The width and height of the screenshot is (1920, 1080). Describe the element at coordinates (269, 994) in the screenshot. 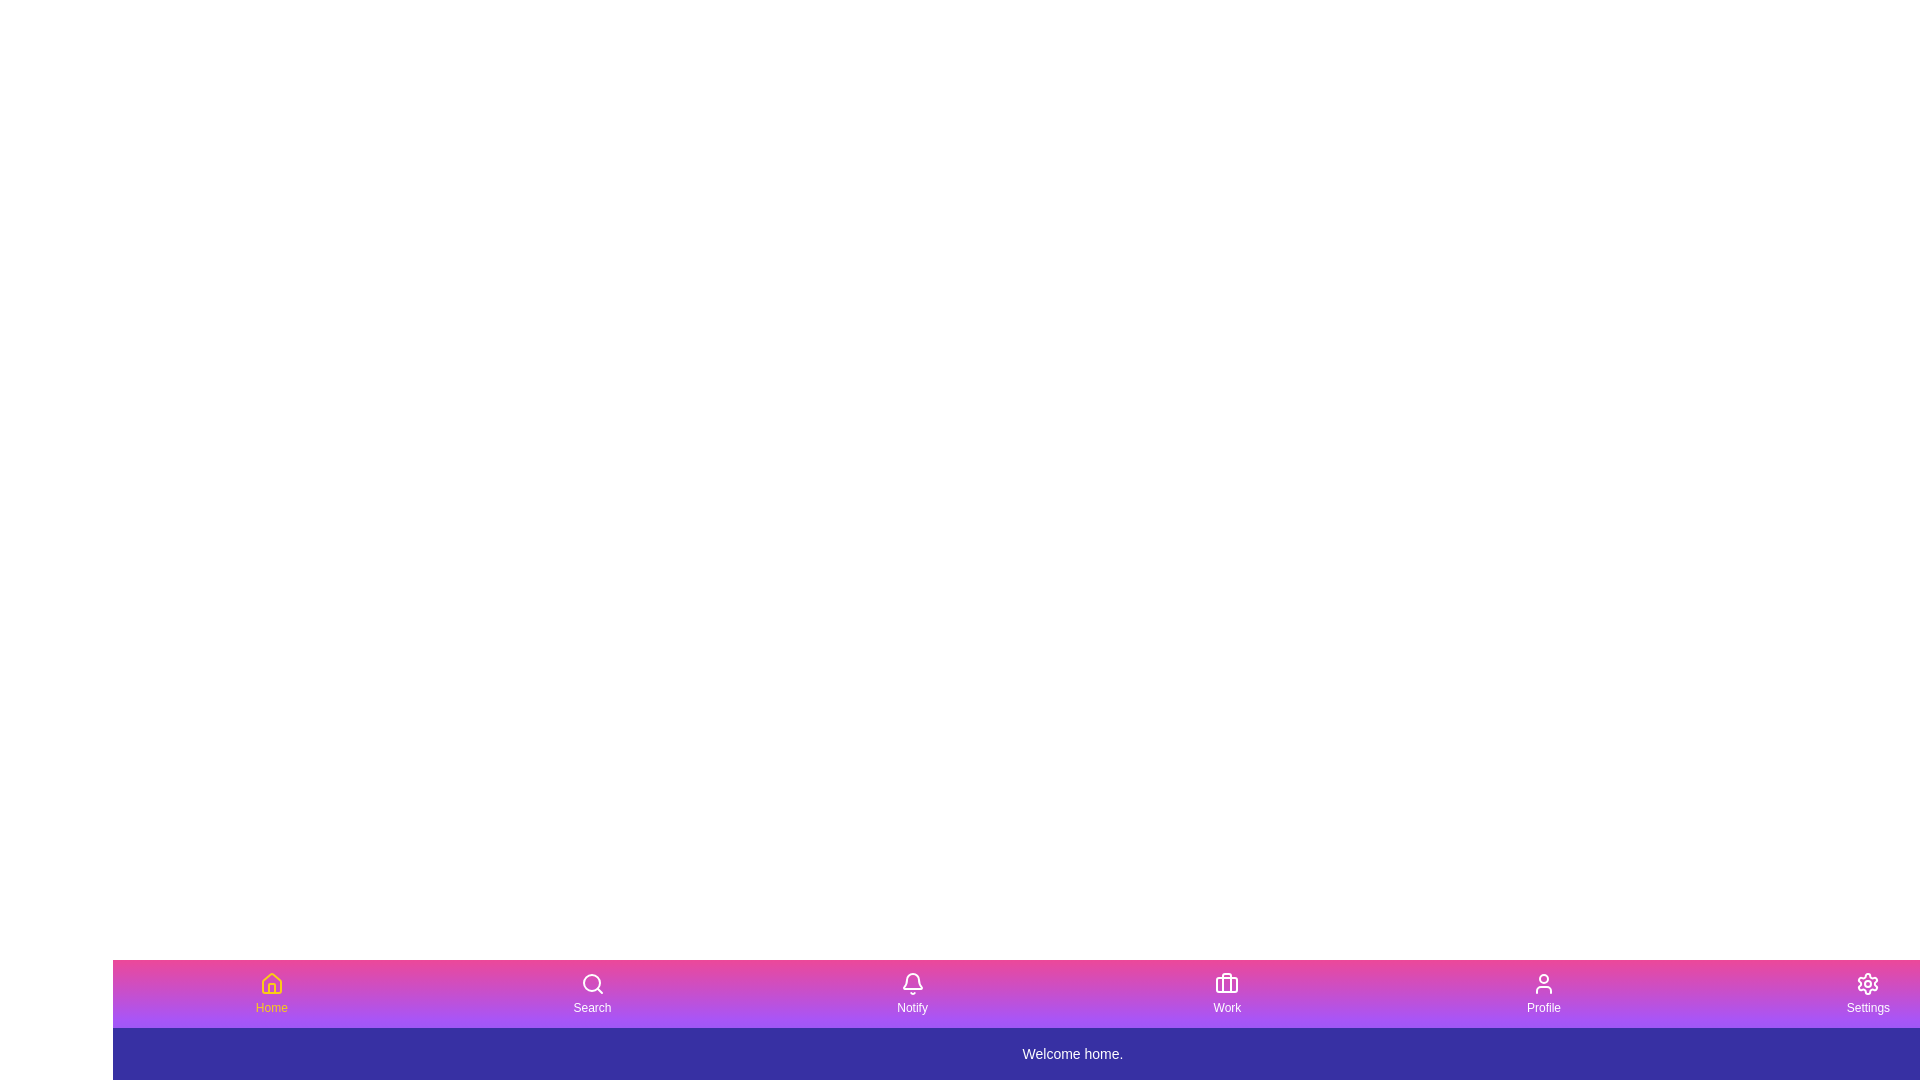

I see `the tab labeled Home by clicking its button` at that location.